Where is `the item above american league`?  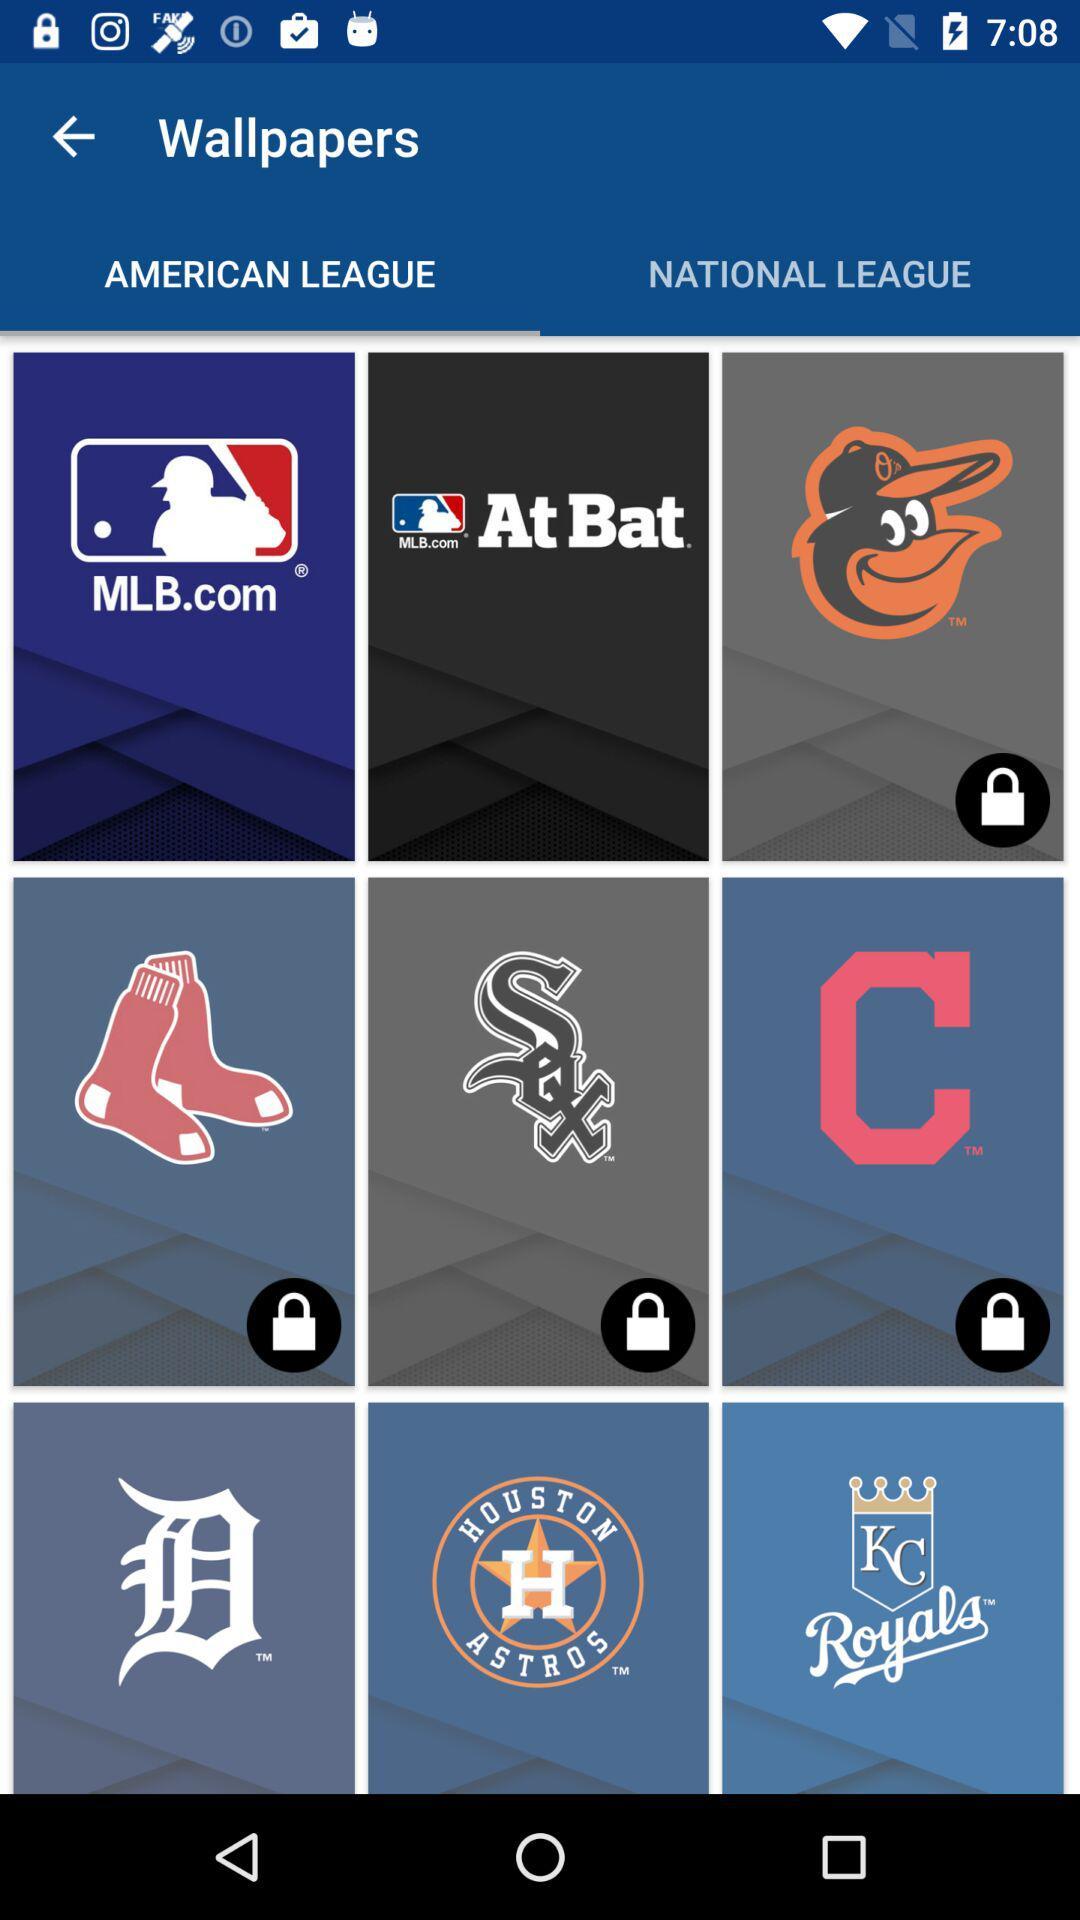
the item above american league is located at coordinates (72, 135).